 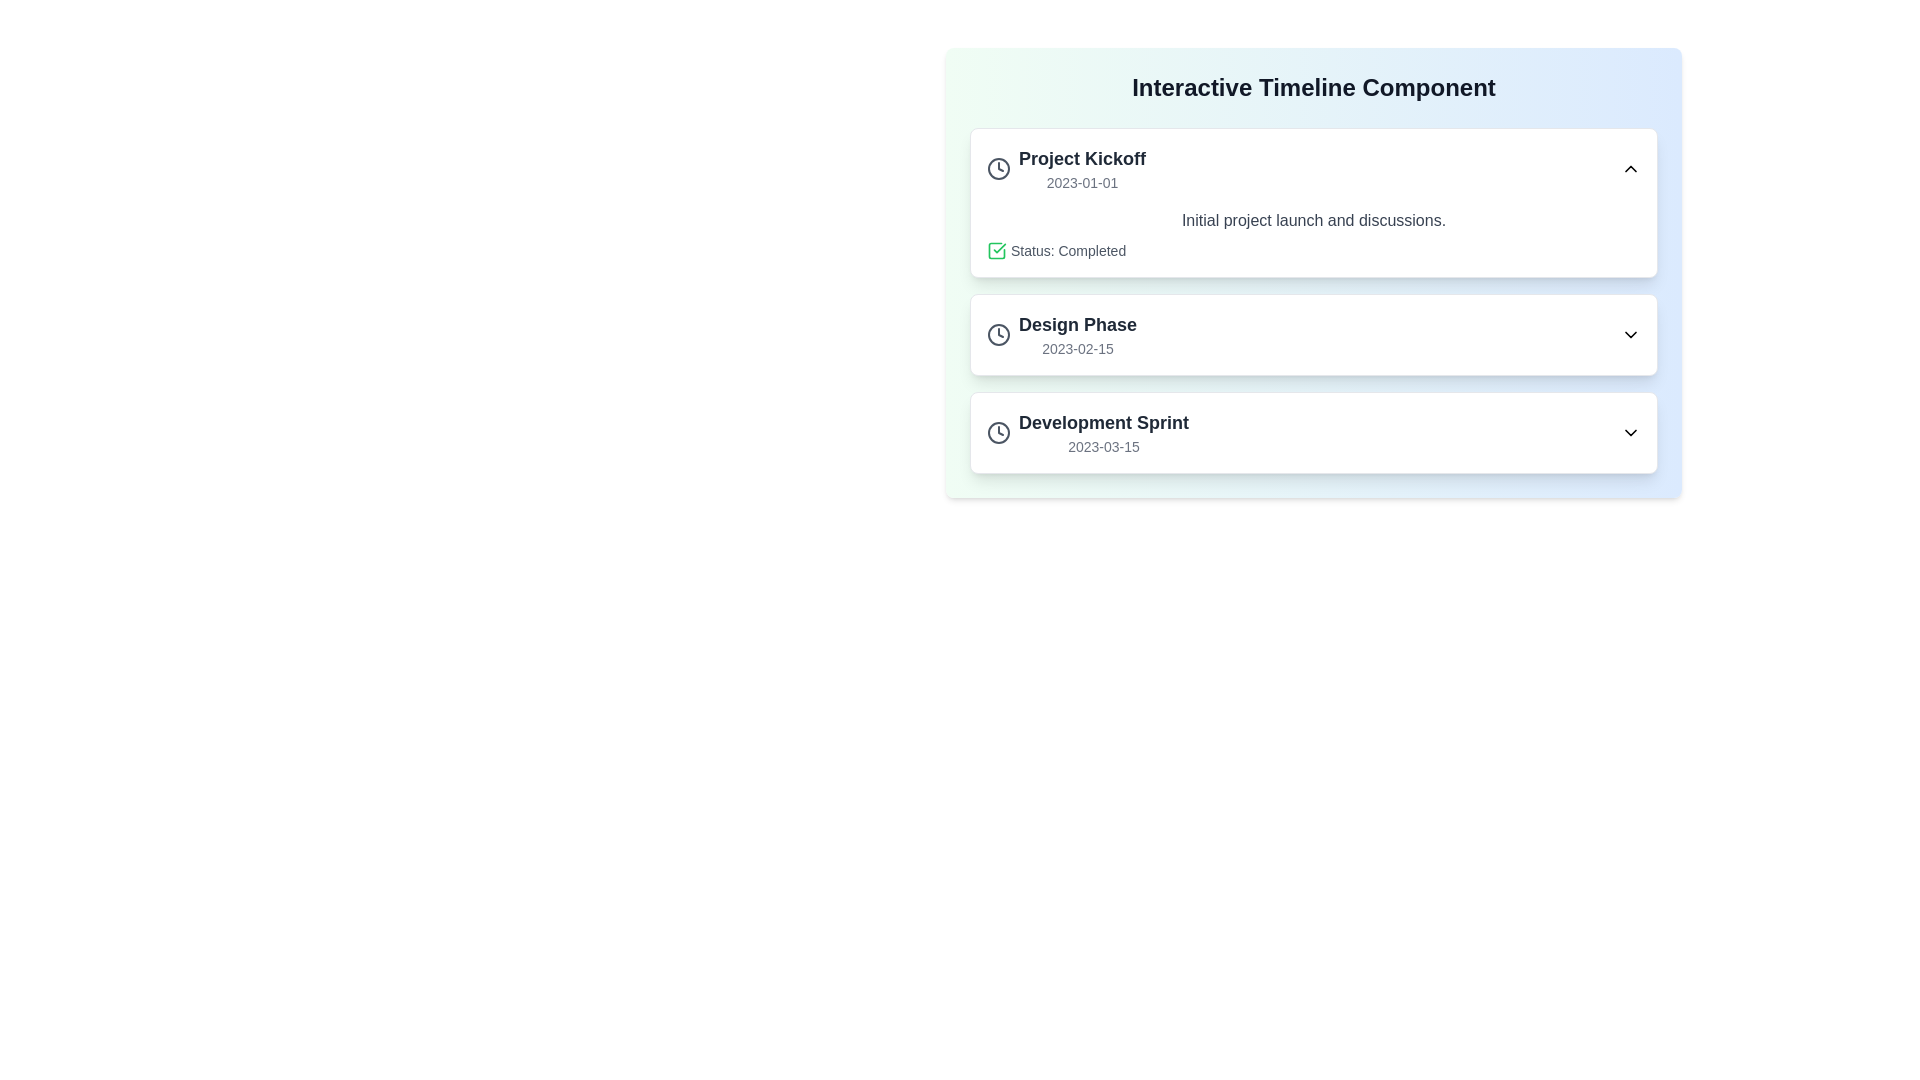 What do you see at coordinates (1631, 431) in the screenshot?
I see `the Dropdown toggle button icon located at the far right end of the 'Development Sprint' section` at bounding box center [1631, 431].